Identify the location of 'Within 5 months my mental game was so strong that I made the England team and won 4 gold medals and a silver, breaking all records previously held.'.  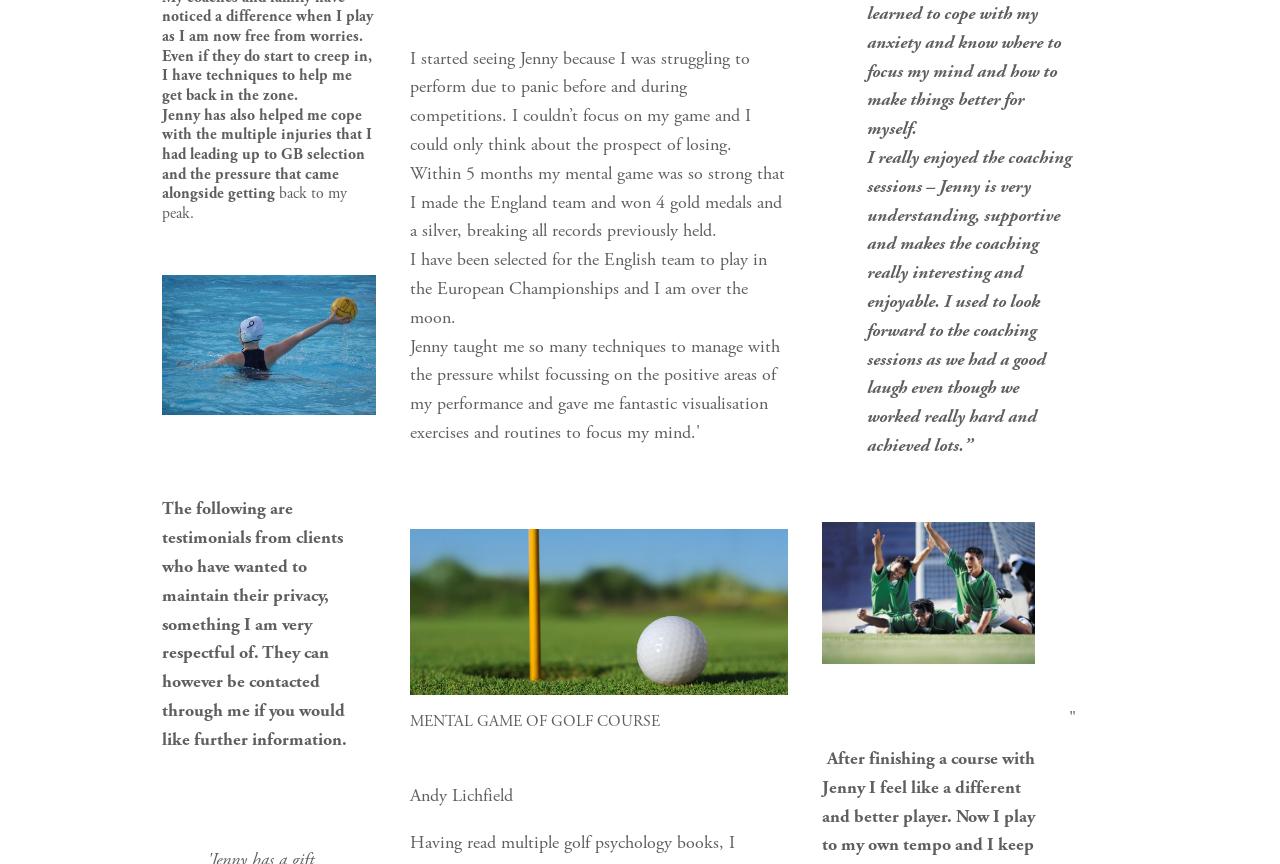
(598, 200).